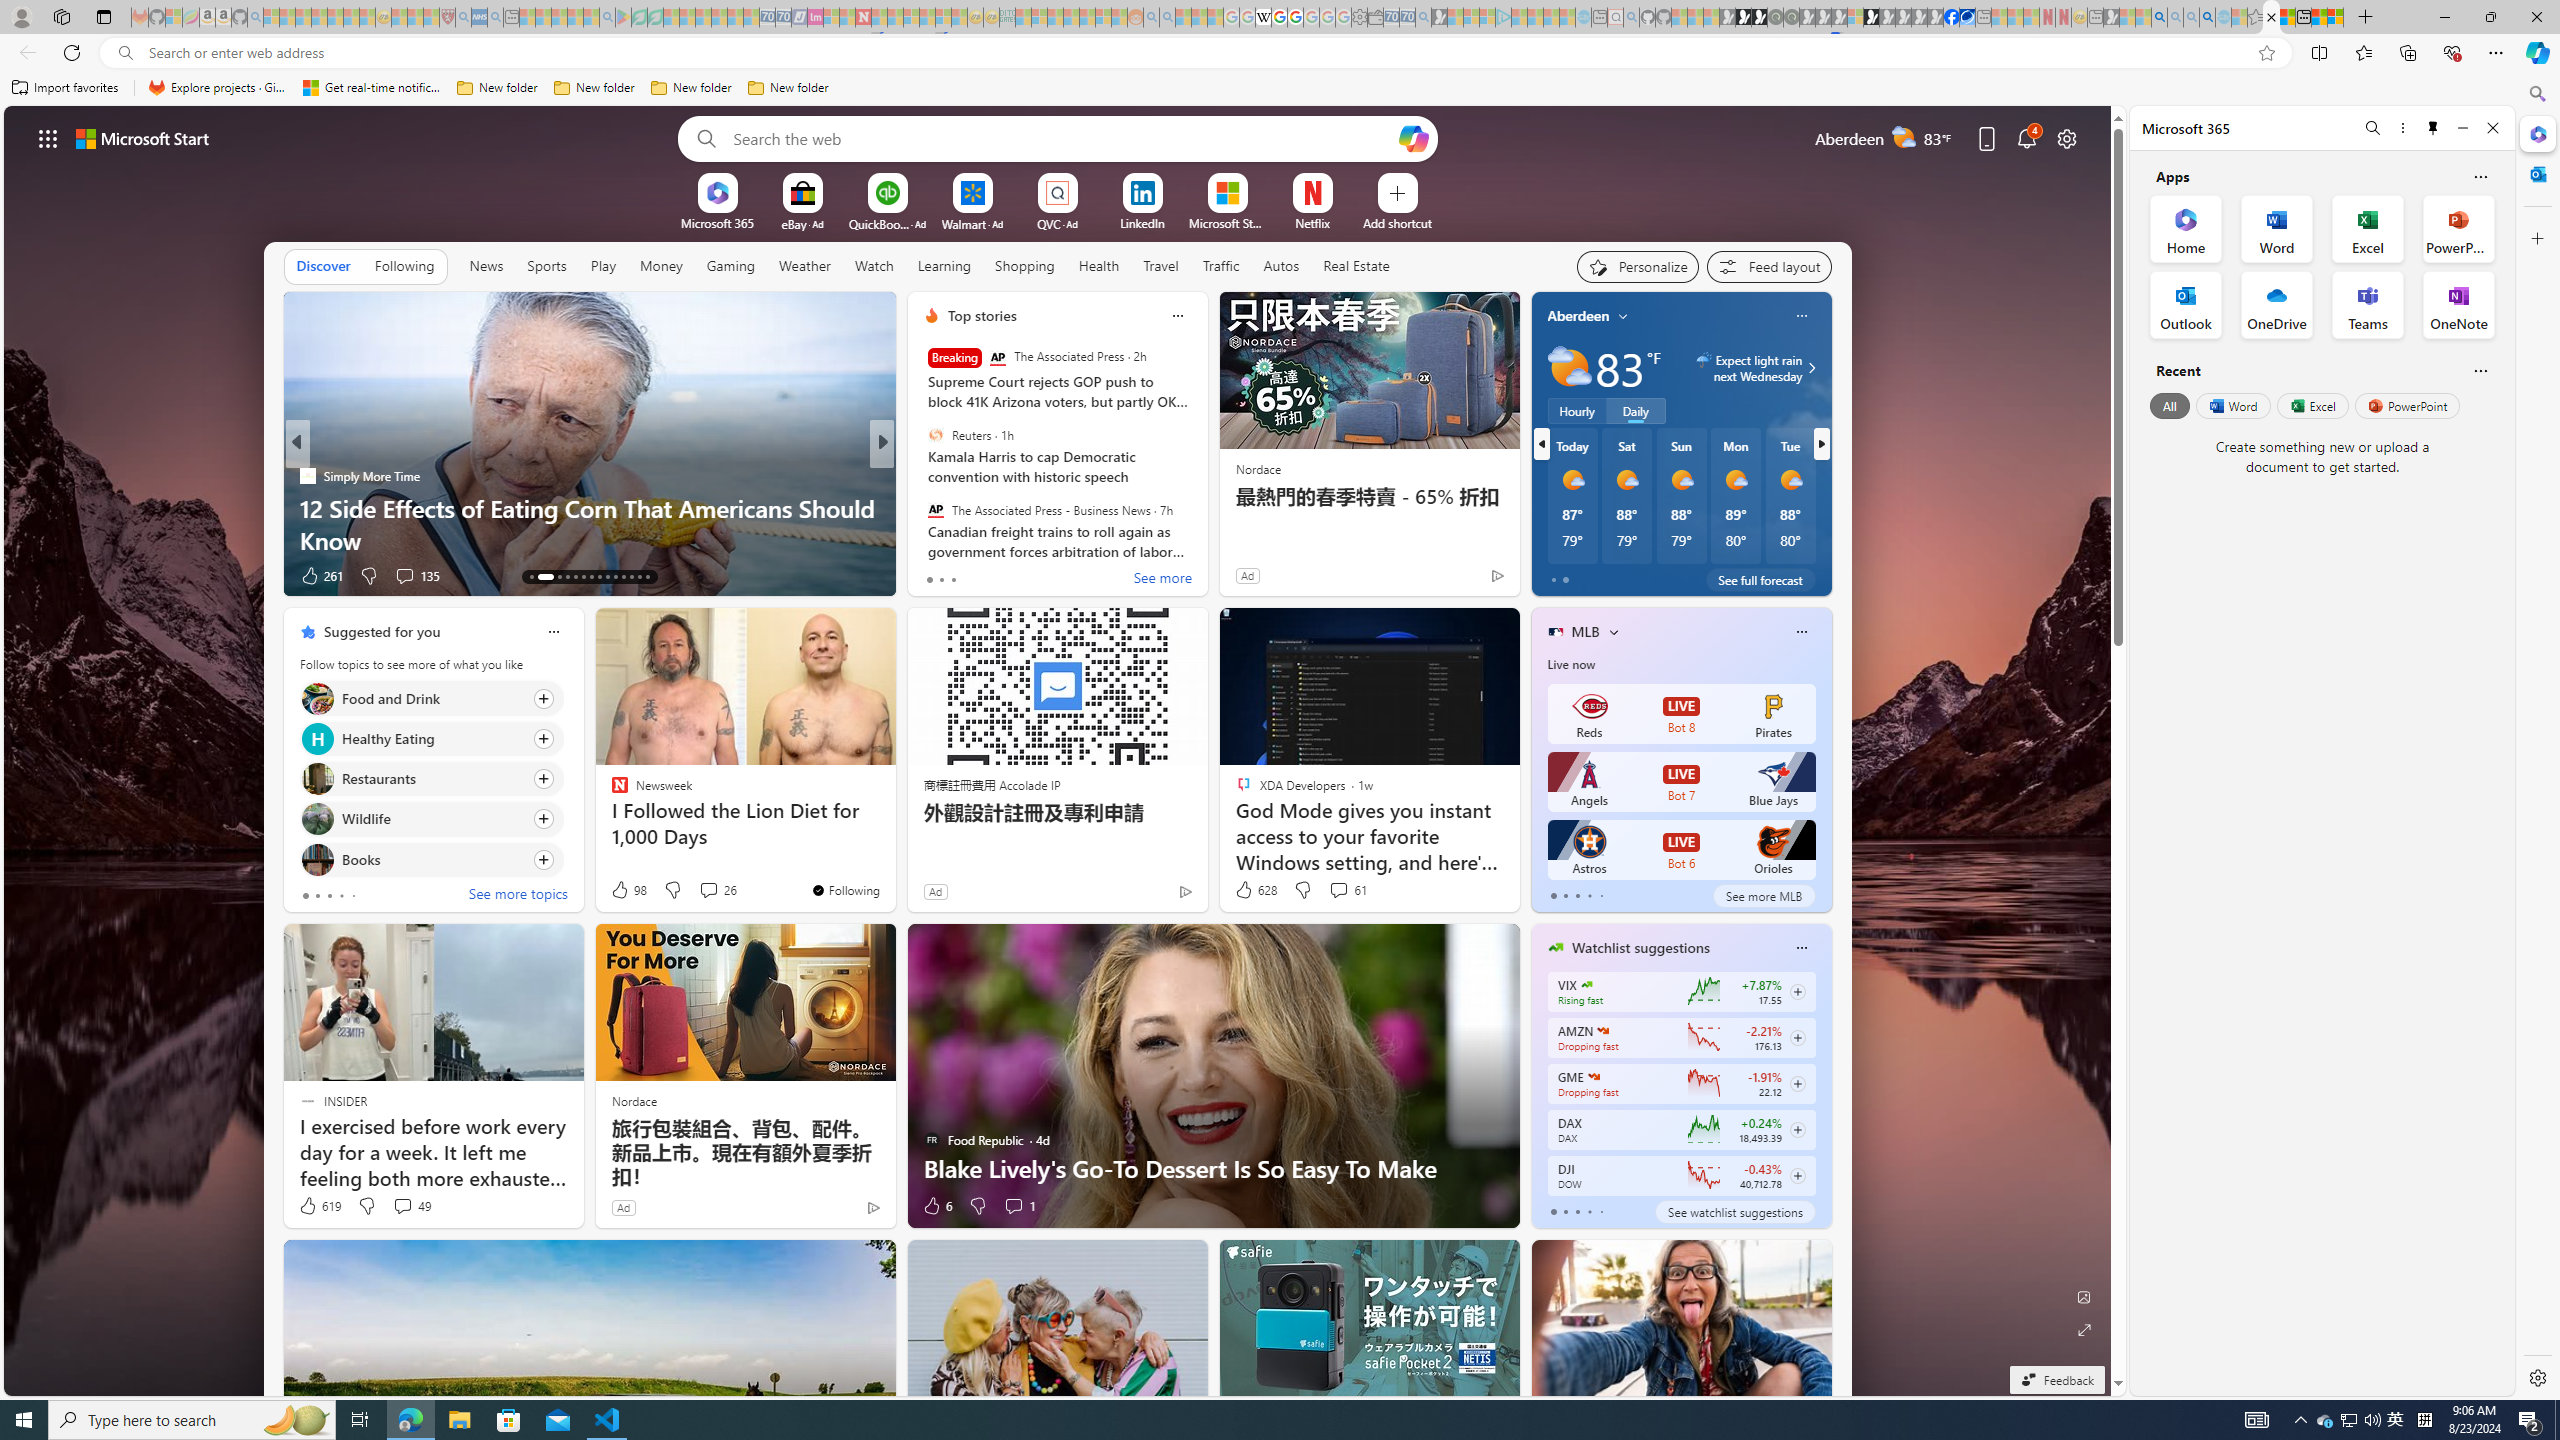 Image resolution: width=2560 pixels, height=1440 pixels. Describe the element at coordinates (1565, 1211) in the screenshot. I see `'tab-1'` at that location.